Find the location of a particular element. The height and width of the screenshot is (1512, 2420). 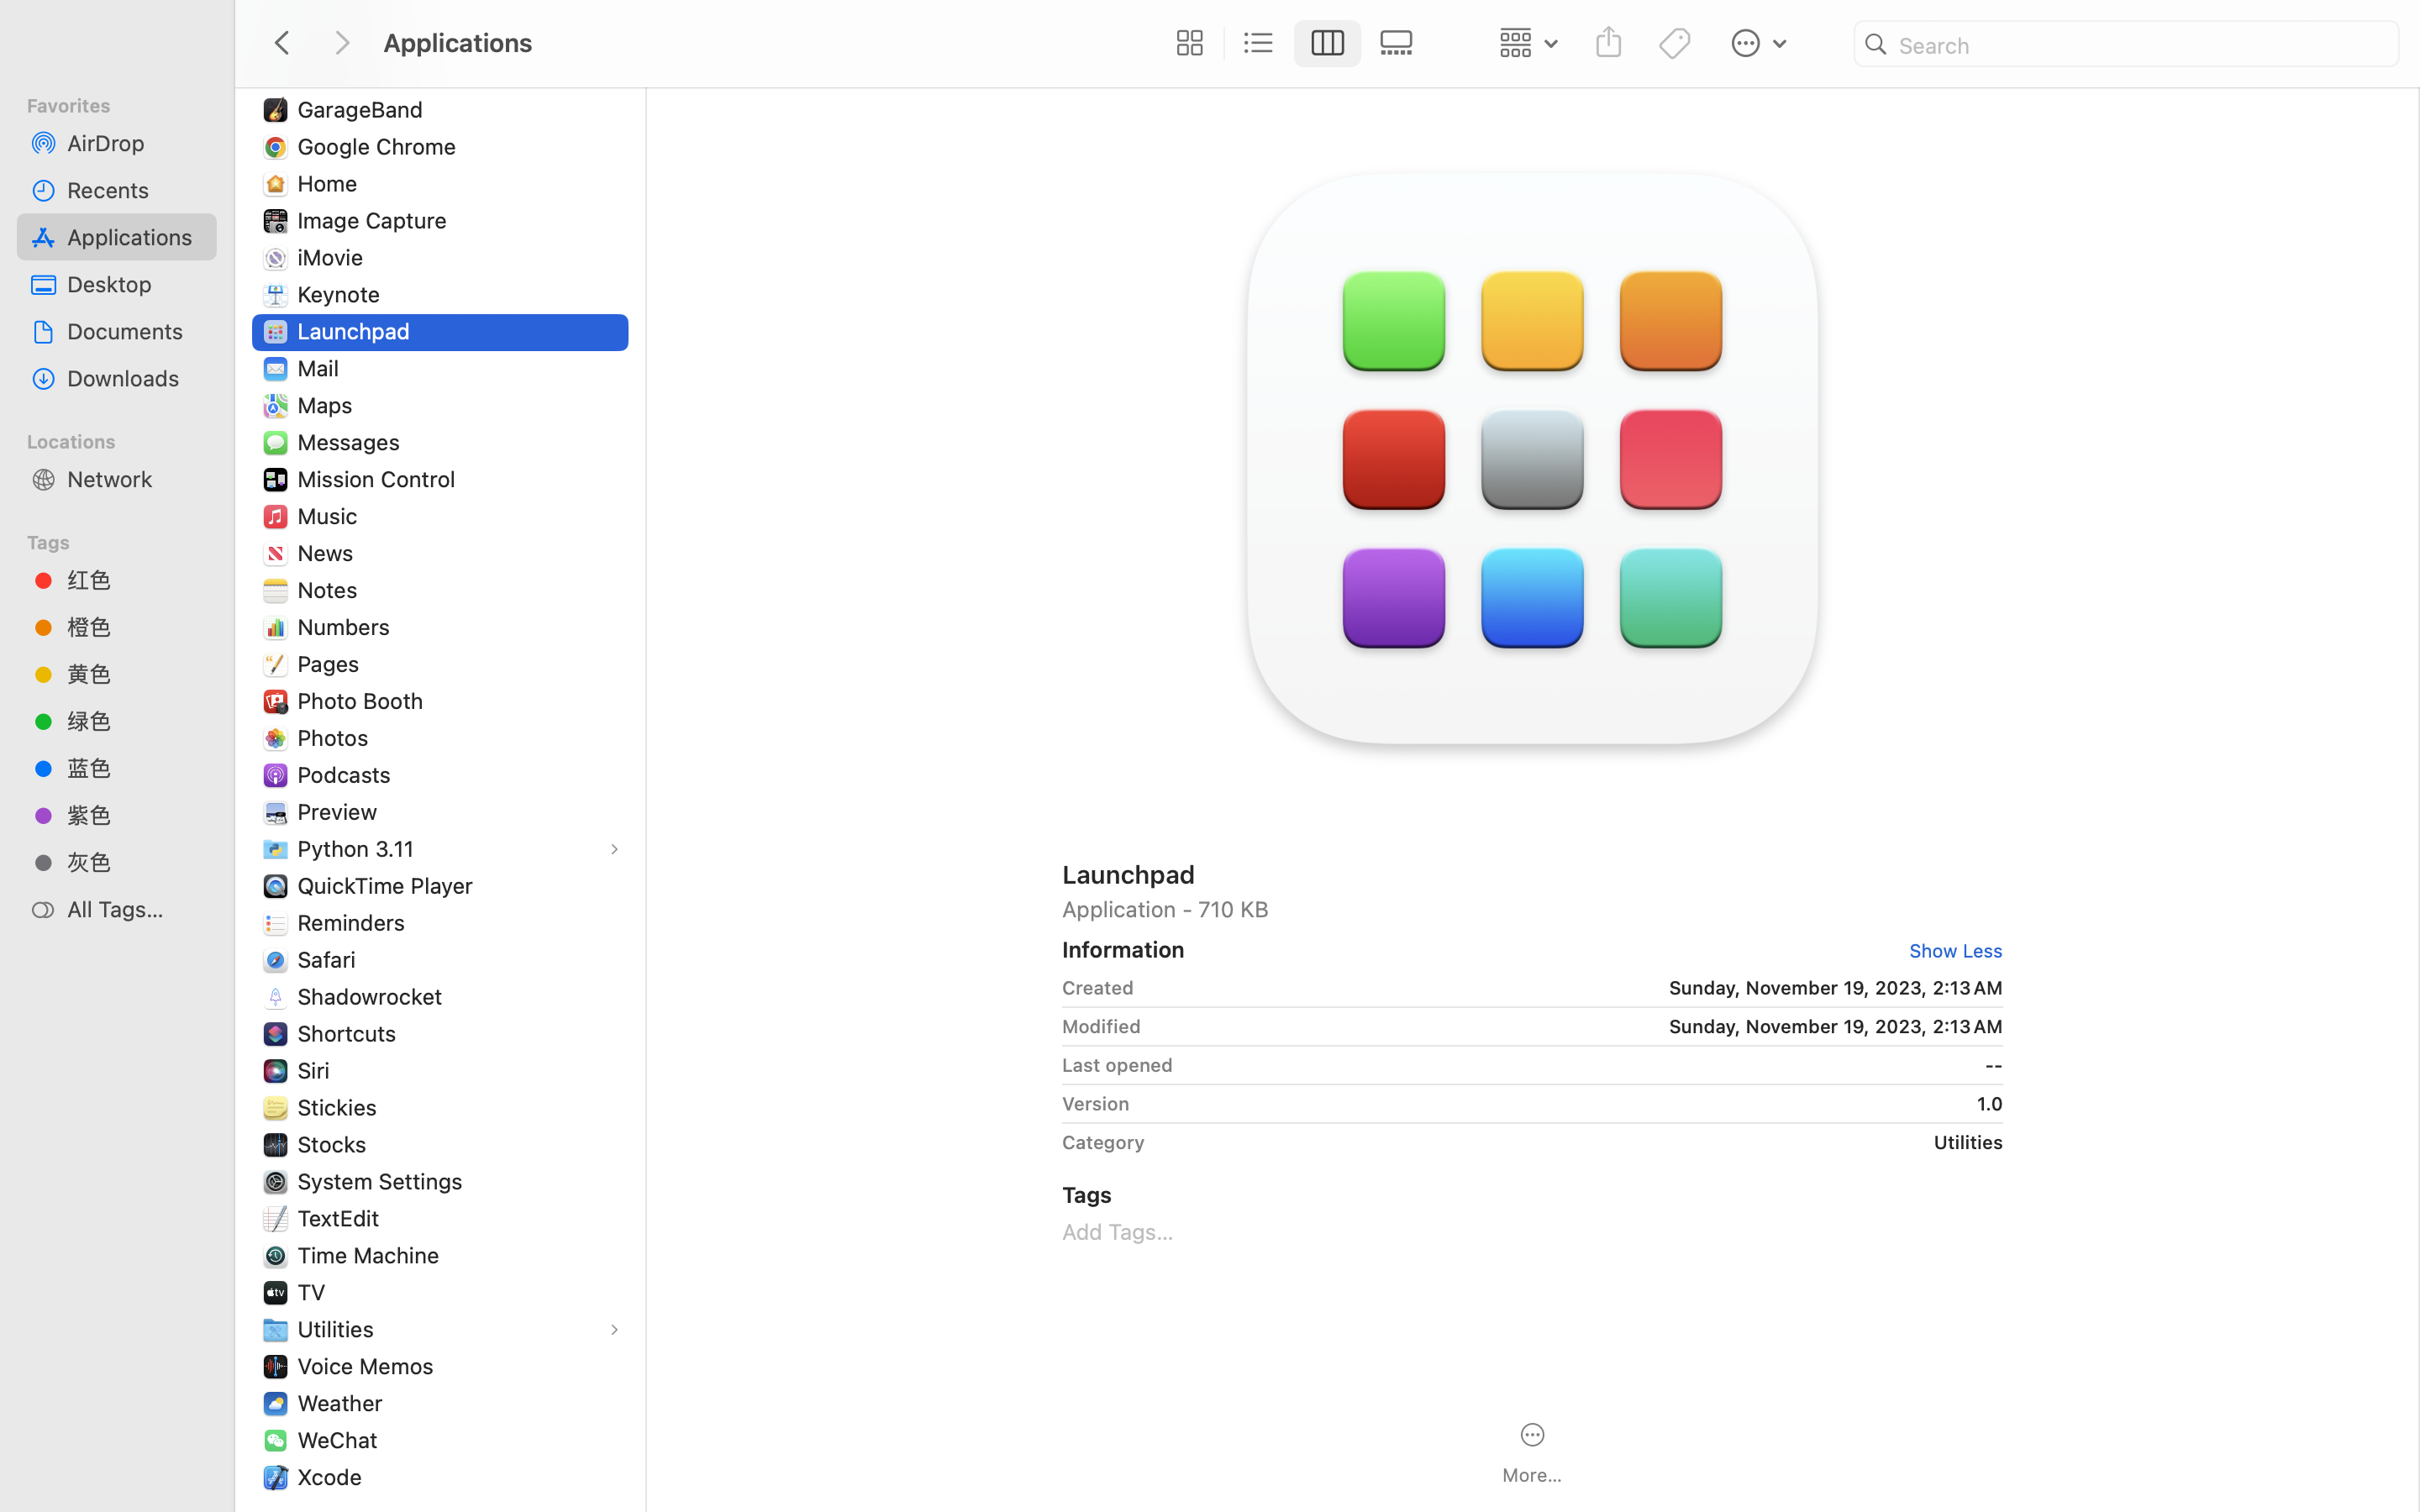

'Downloads' is located at coordinates (134, 378).